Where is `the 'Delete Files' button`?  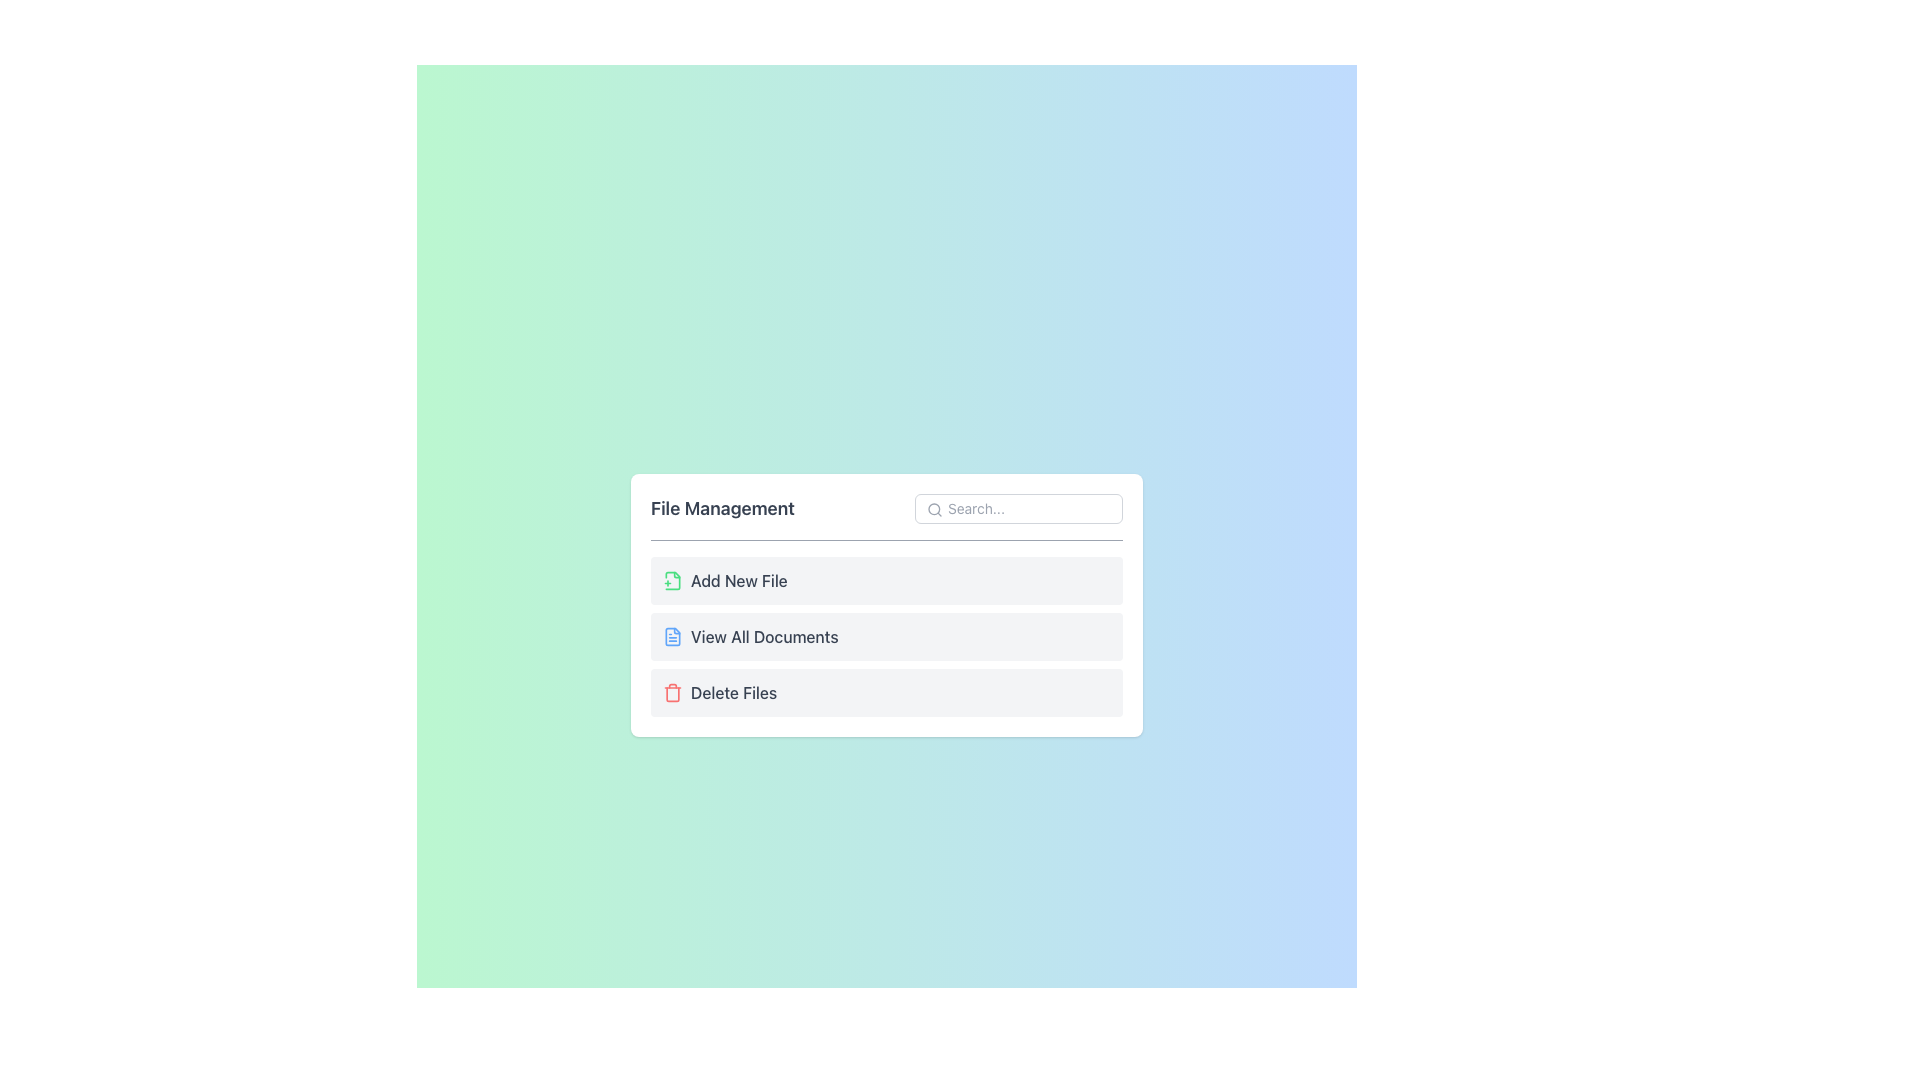
the 'Delete Files' button is located at coordinates (886, 691).